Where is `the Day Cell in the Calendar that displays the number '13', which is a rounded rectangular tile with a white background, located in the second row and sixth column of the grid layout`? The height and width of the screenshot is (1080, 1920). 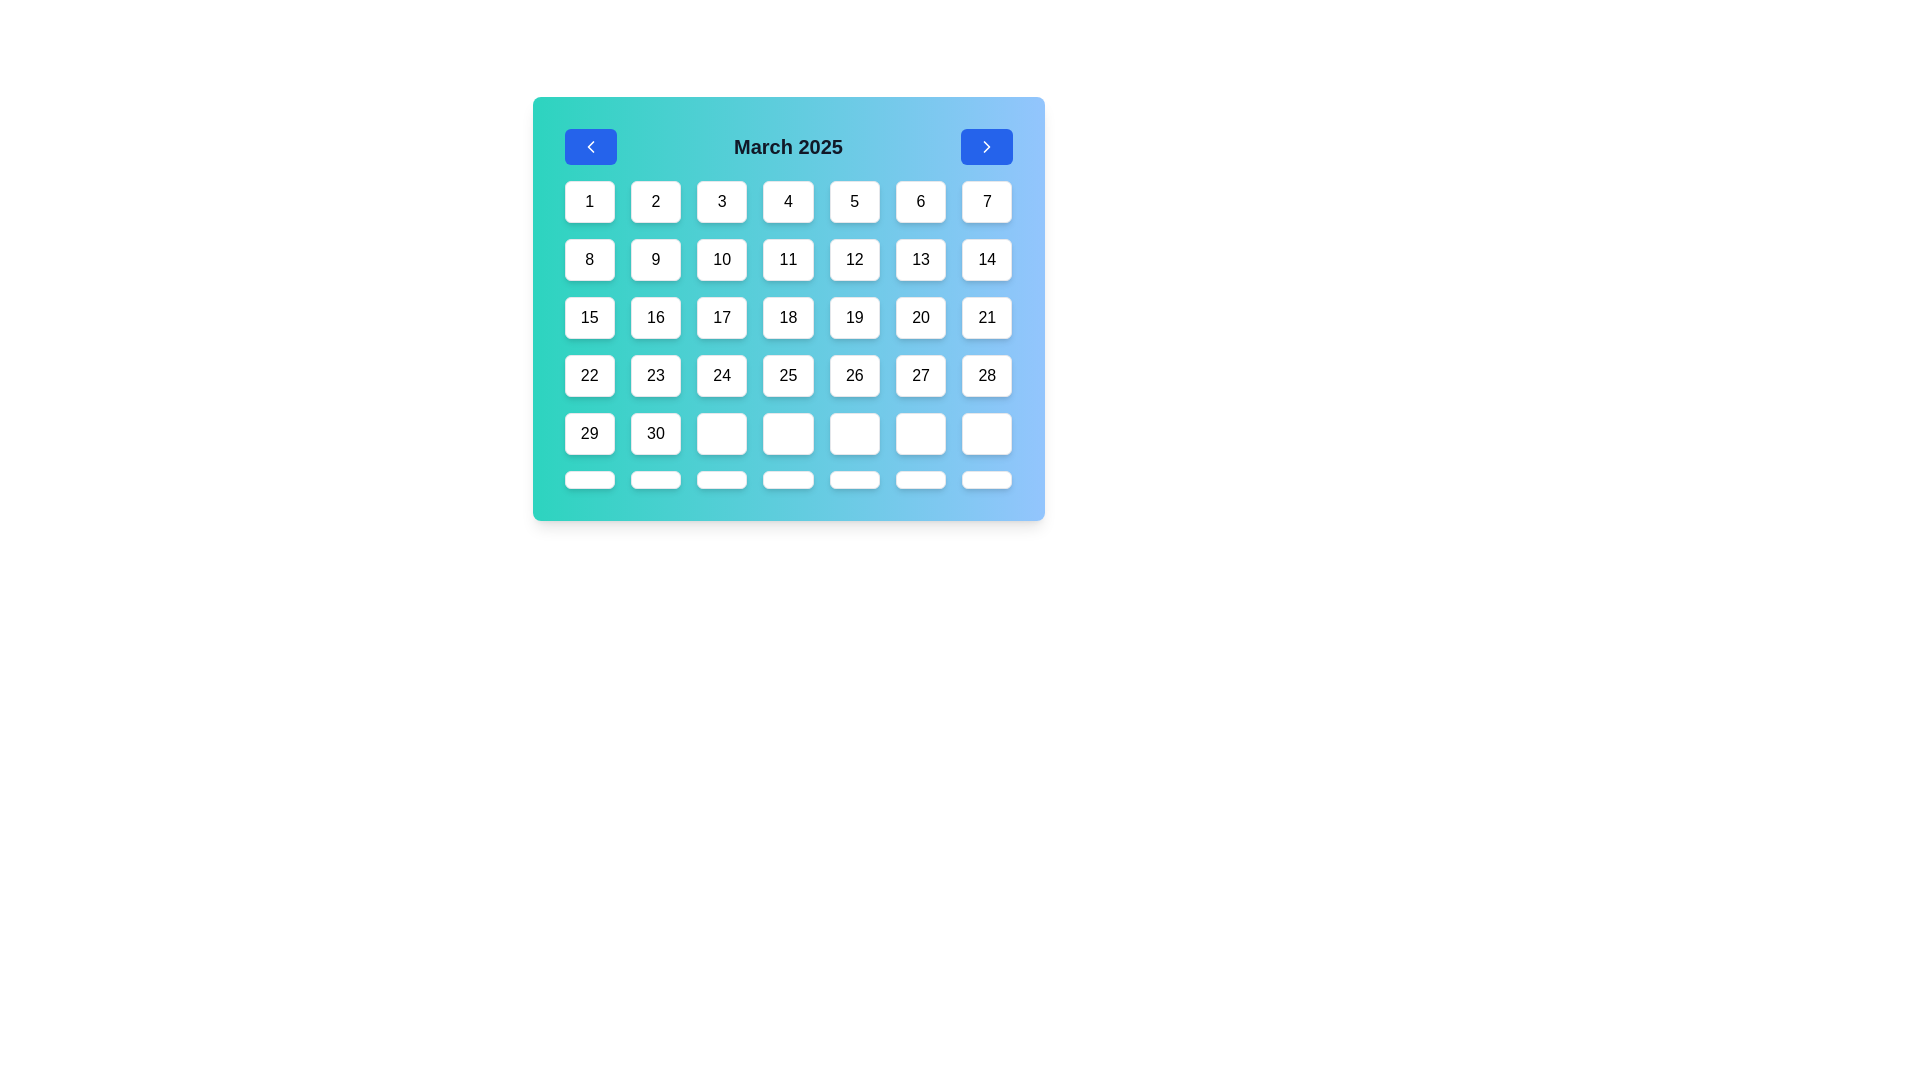
the Day Cell in the Calendar that displays the number '13', which is a rounded rectangular tile with a white background, located in the second row and sixth column of the grid layout is located at coordinates (920, 258).